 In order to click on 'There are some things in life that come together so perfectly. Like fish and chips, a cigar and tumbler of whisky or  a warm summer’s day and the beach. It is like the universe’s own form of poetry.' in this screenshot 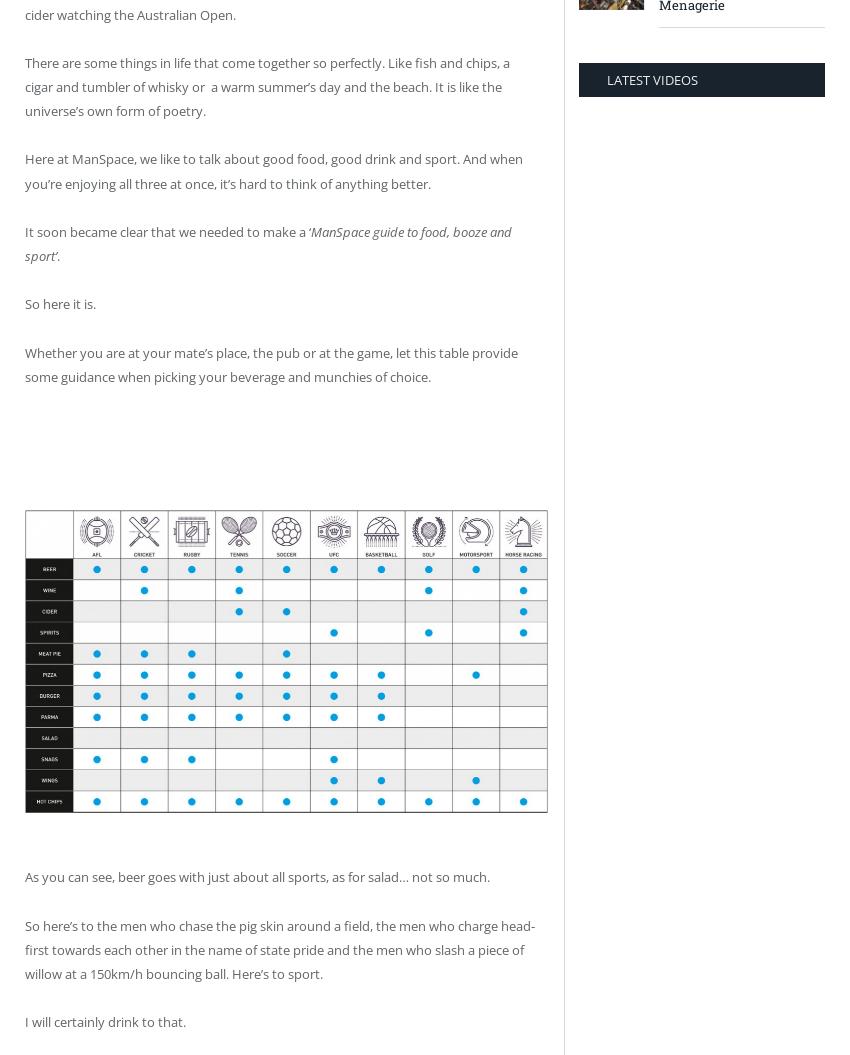, I will do `click(23, 85)`.